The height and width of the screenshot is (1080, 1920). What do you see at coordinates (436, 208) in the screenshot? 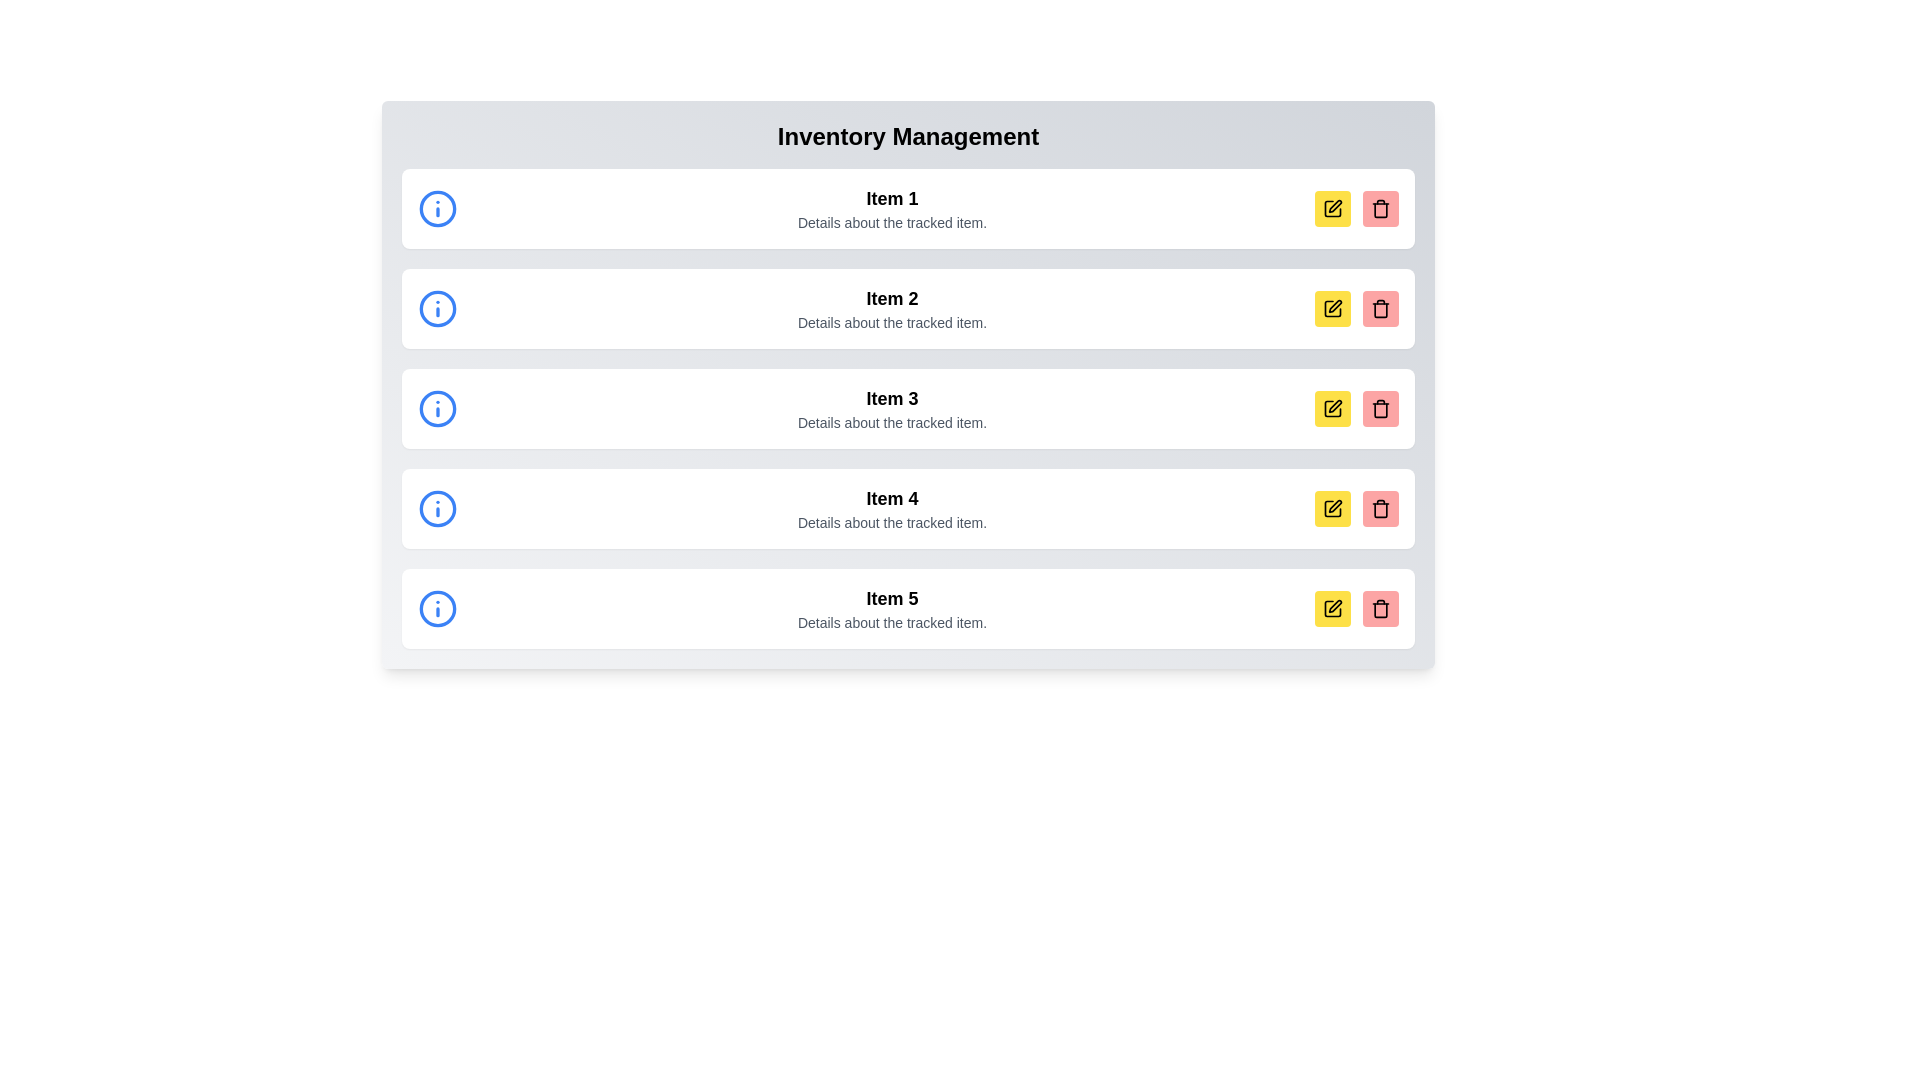
I see `the information icon, which is a circular icon with a blue border and a lowercase 'i' symbol, located to the left of 'Item 1' in the vertical list` at bounding box center [436, 208].